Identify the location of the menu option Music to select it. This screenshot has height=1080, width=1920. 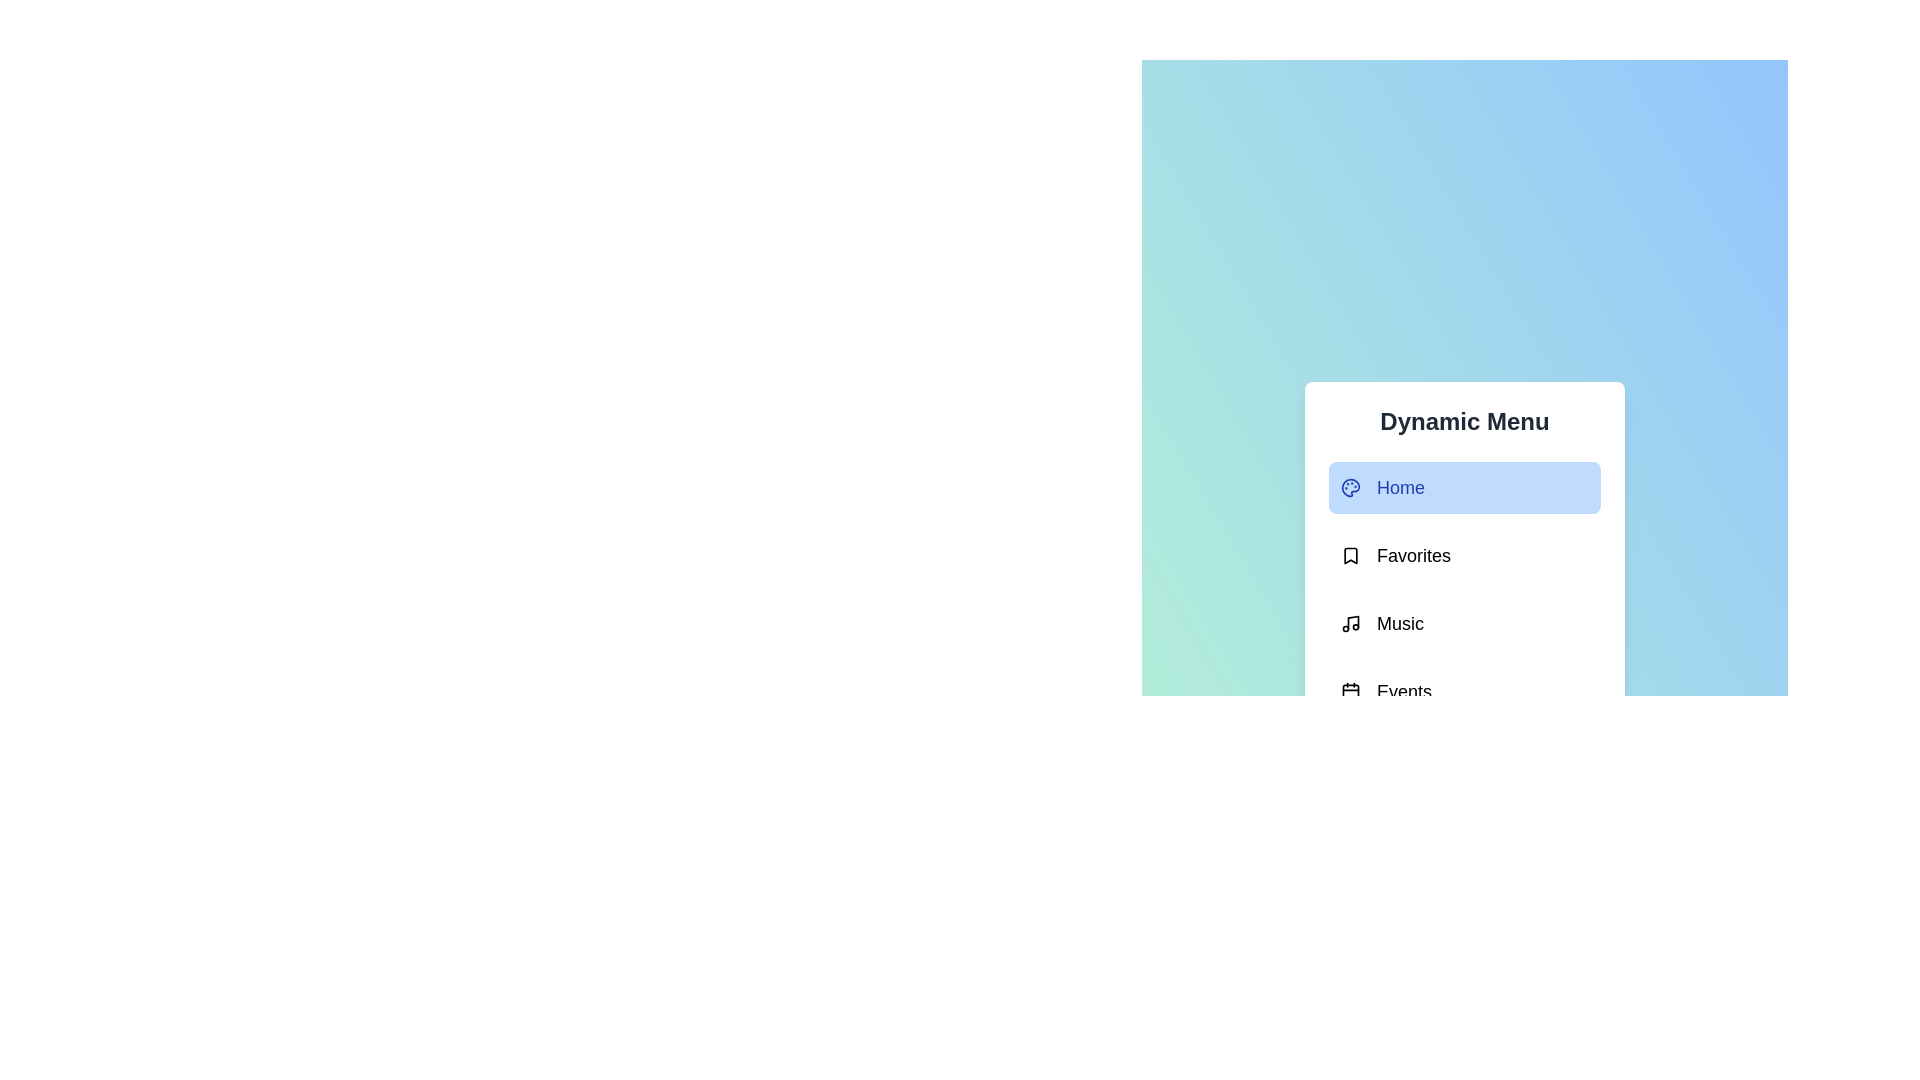
(1464, 623).